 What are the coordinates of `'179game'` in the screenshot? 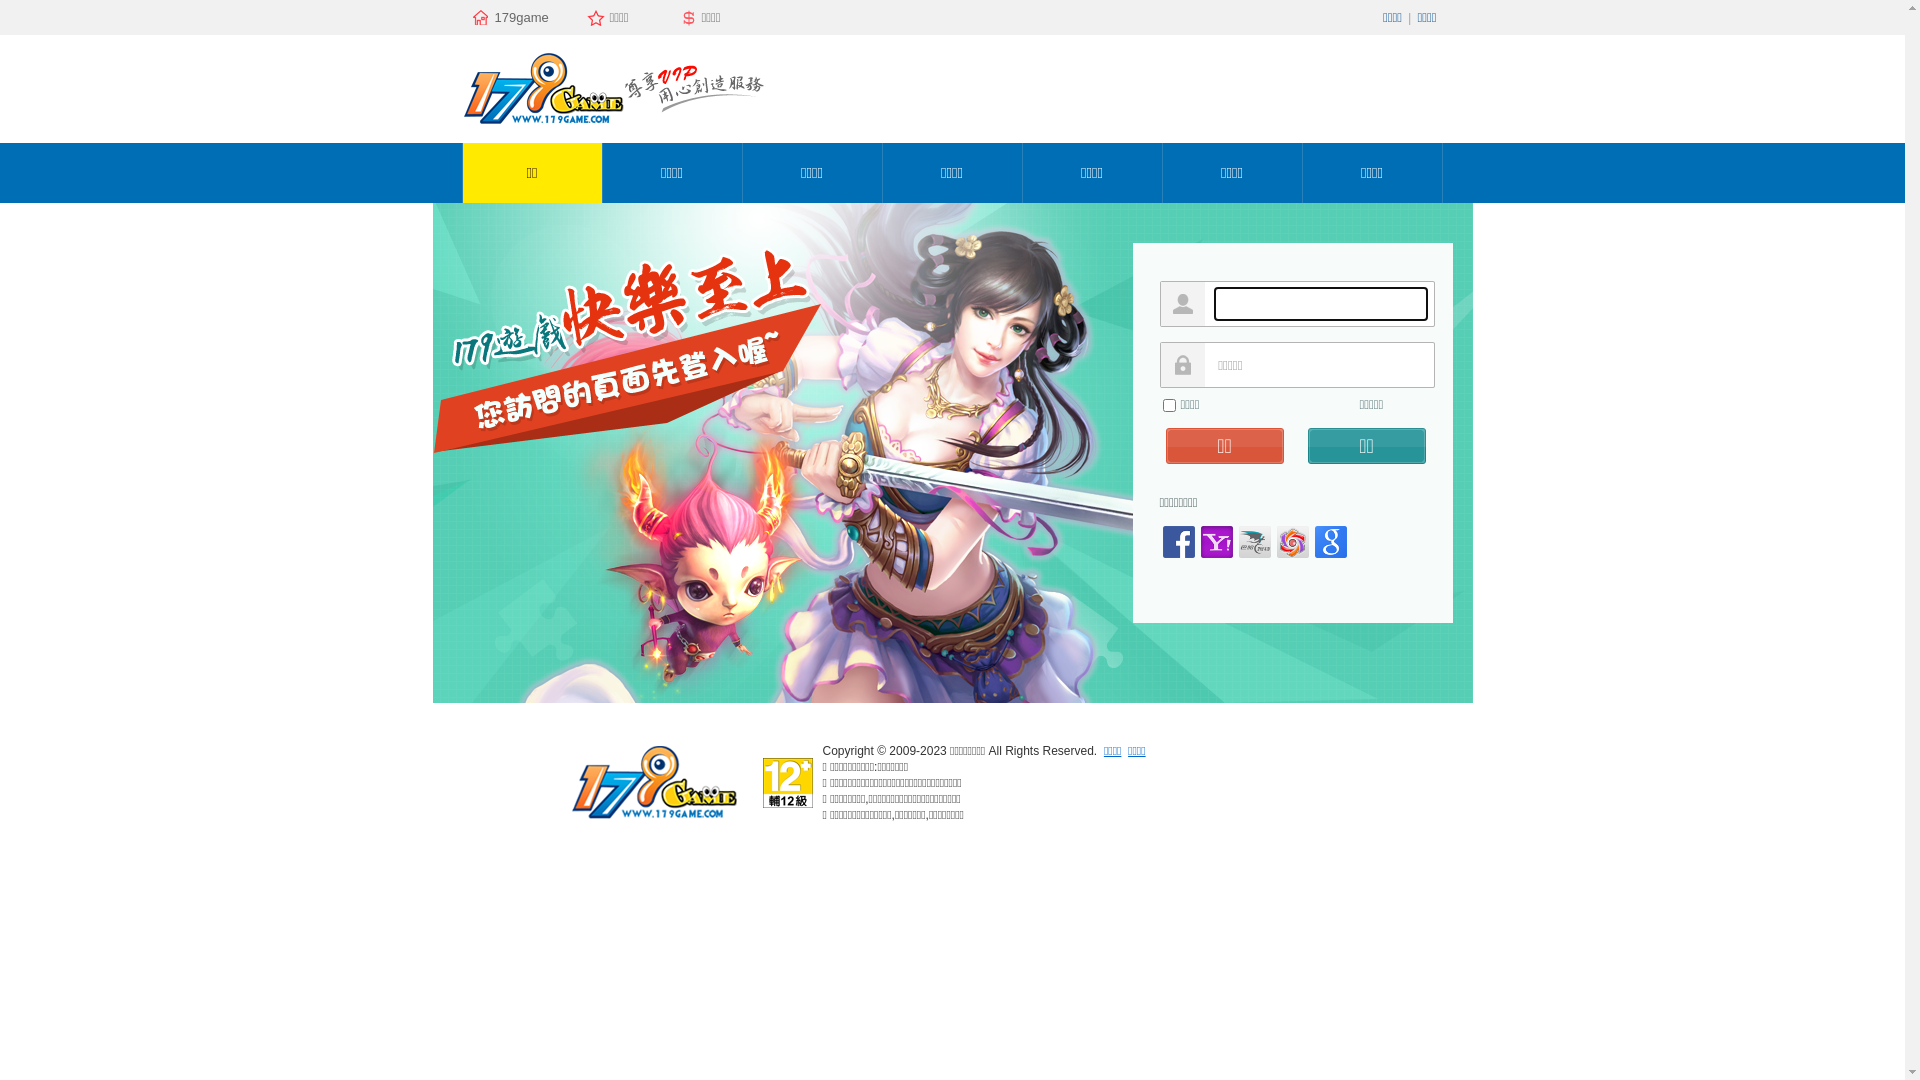 It's located at (652, 818).